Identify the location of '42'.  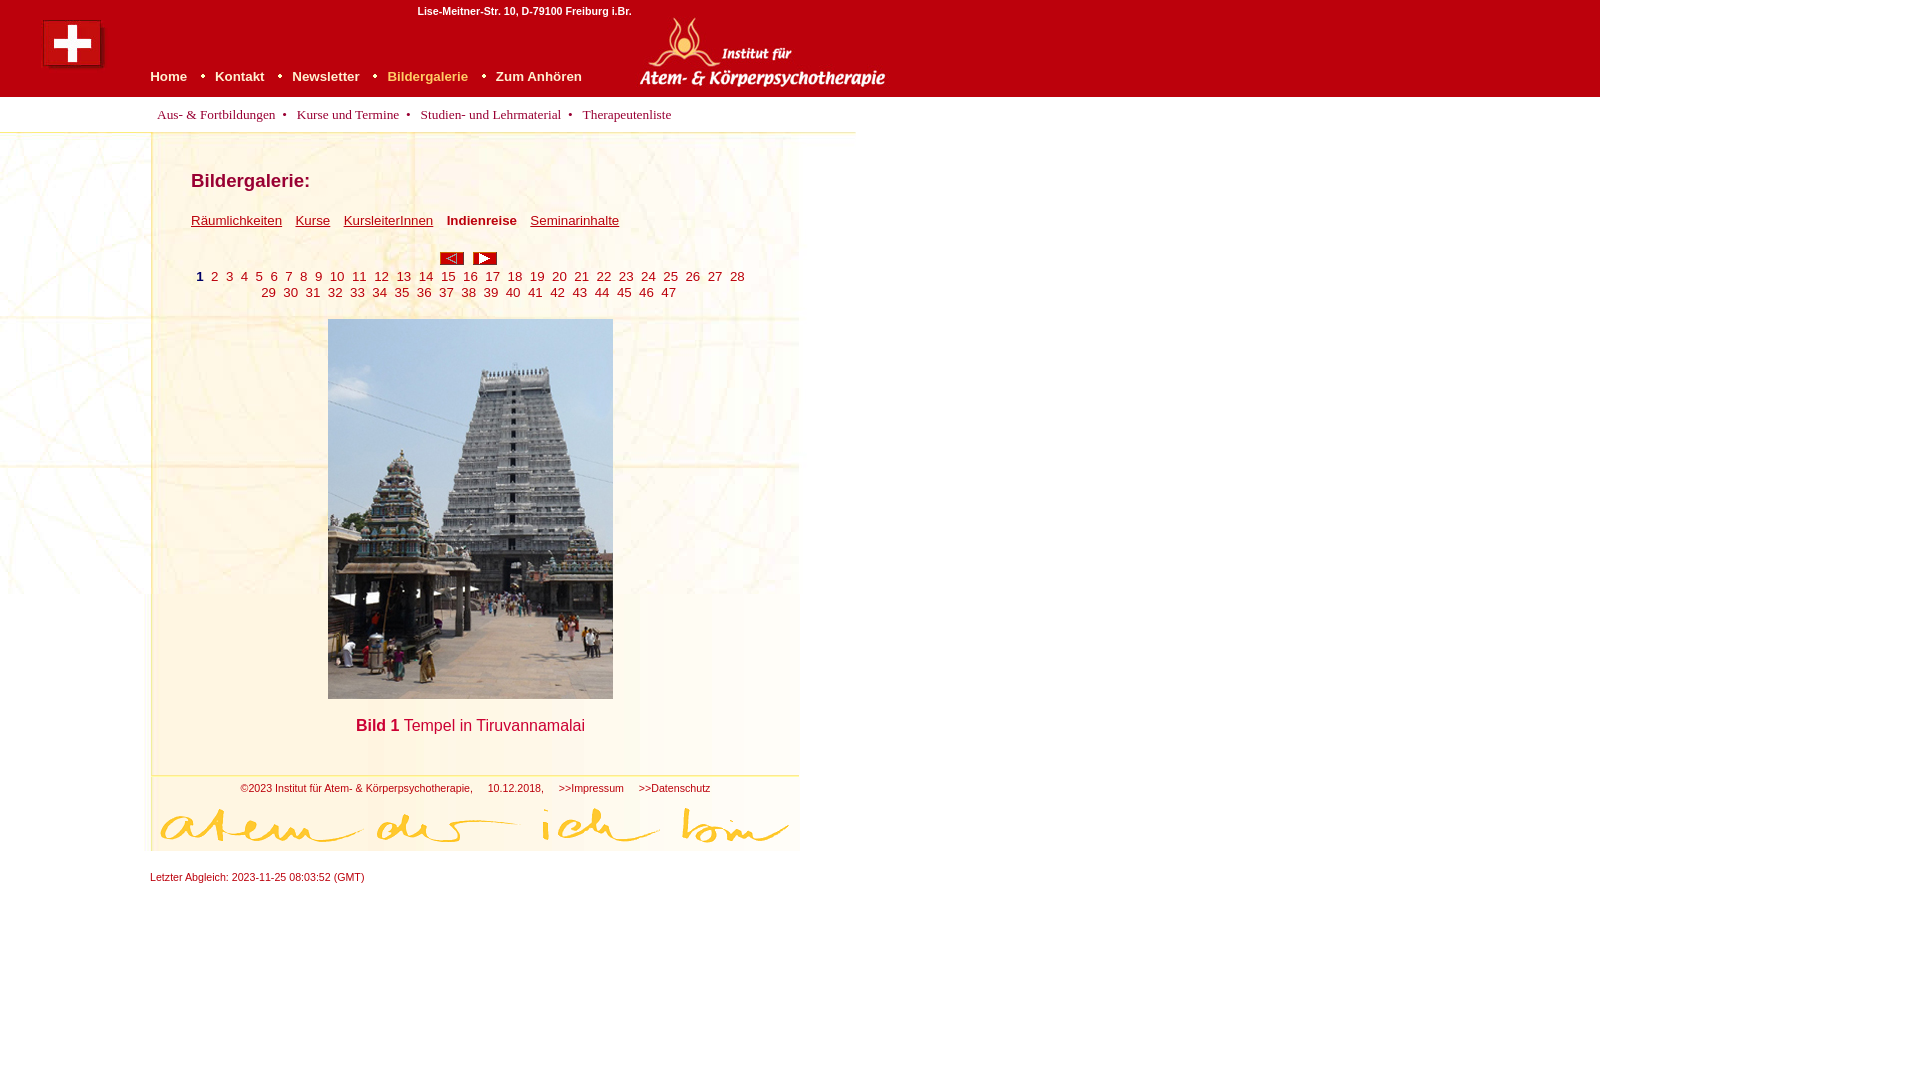
(550, 292).